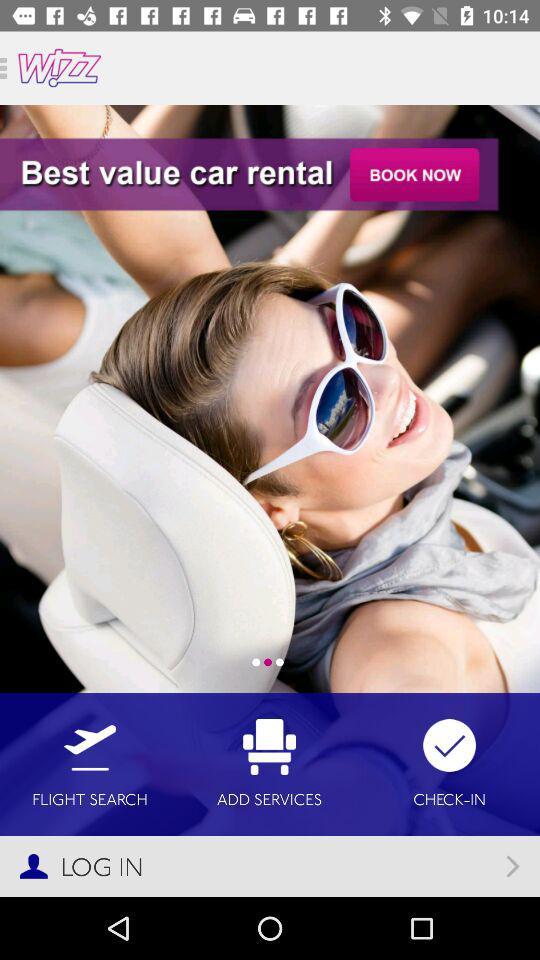 The image size is (540, 960). Describe the element at coordinates (89, 763) in the screenshot. I see `the flight search icon` at that location.